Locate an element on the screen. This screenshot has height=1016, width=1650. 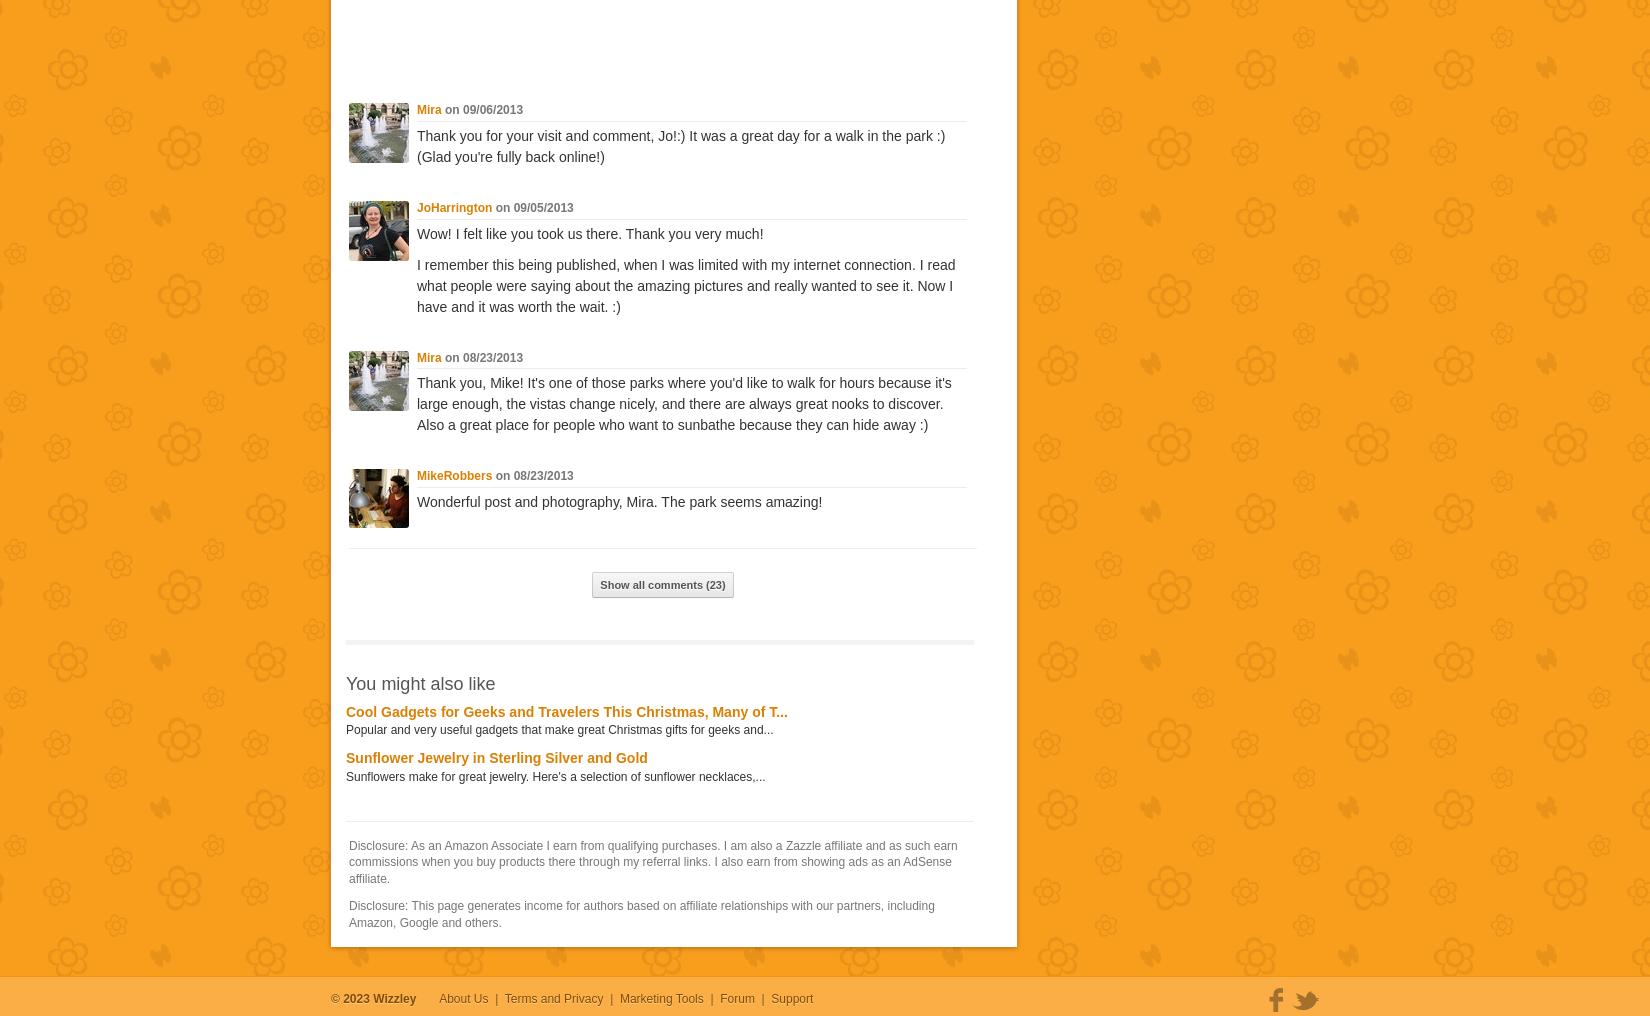
'on 09/06/2013' is located at coordinates (480, 110).